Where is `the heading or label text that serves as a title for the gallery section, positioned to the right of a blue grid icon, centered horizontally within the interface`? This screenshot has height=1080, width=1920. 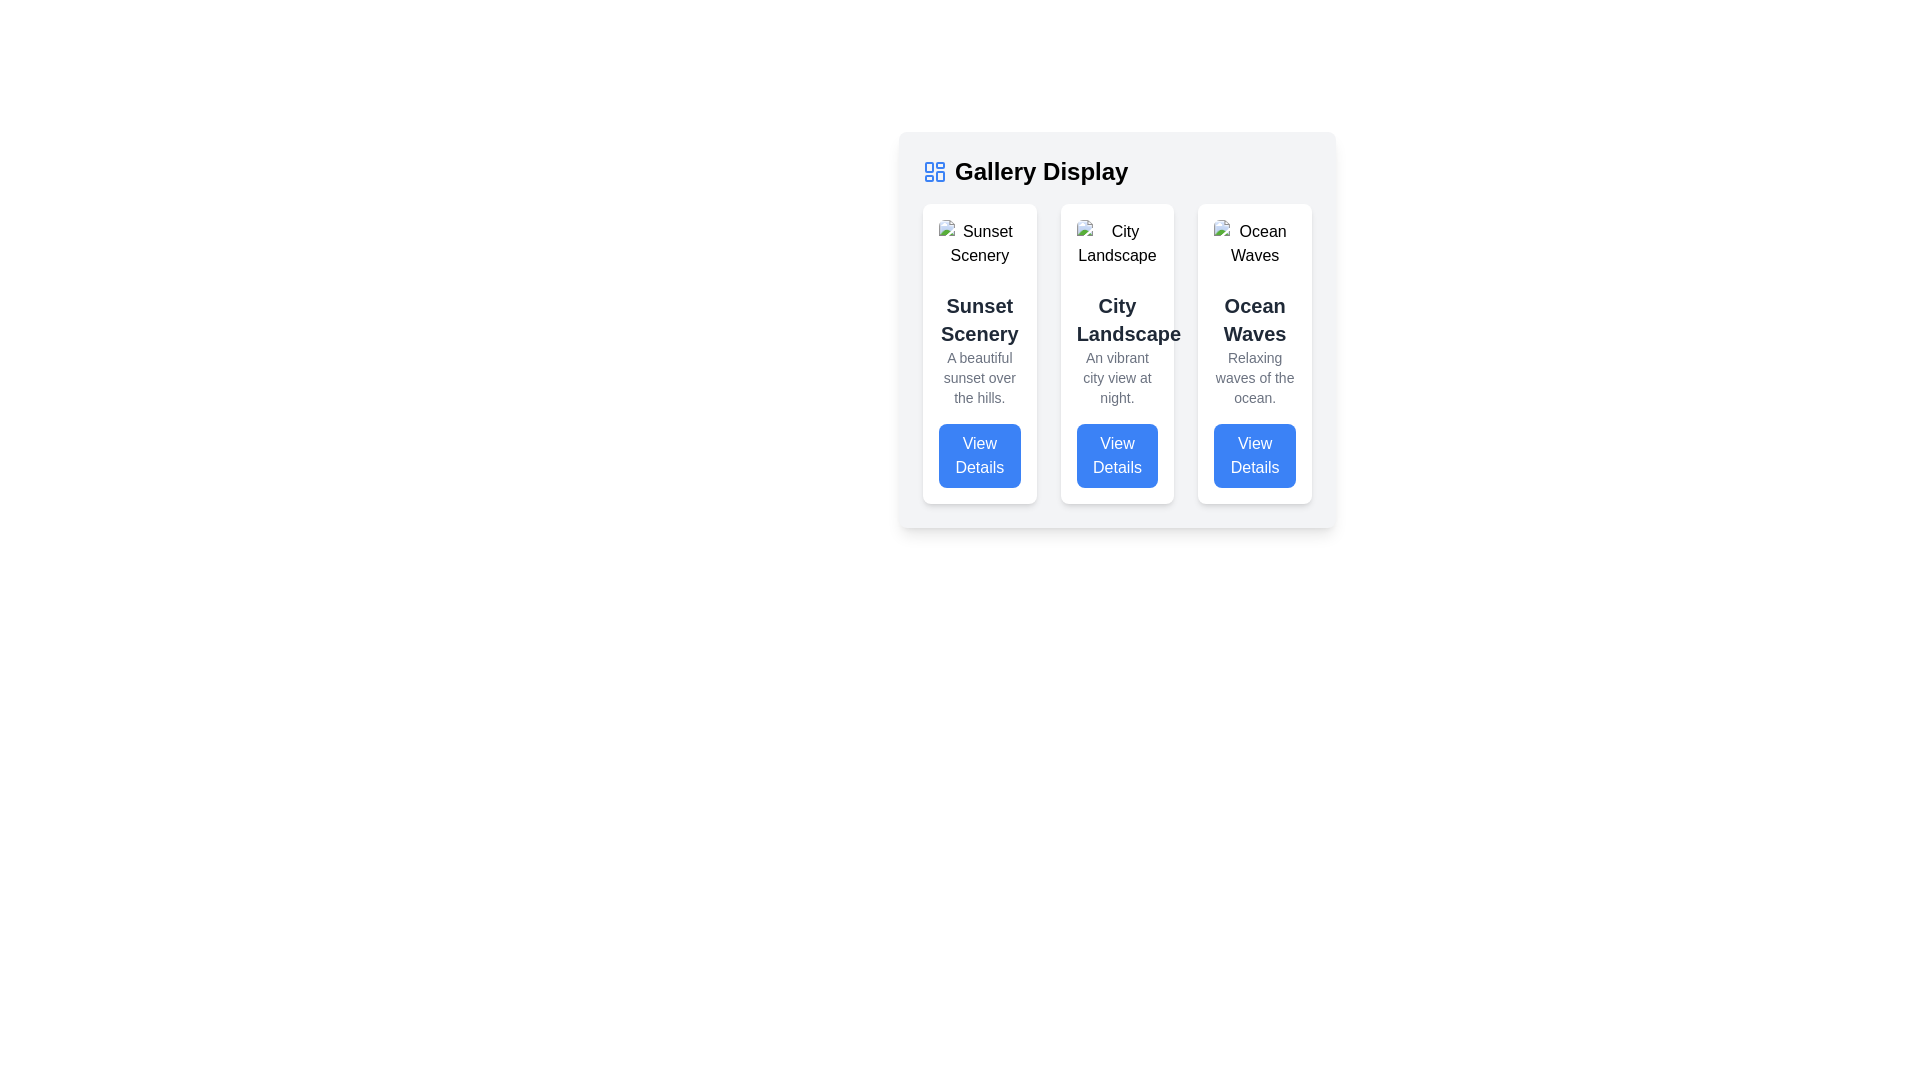
the heading or label text that serves as a title for the gallery section, positioned to the right of a blue grid icon, centered horizontally within the interface is located at coordinates (1040, 171).